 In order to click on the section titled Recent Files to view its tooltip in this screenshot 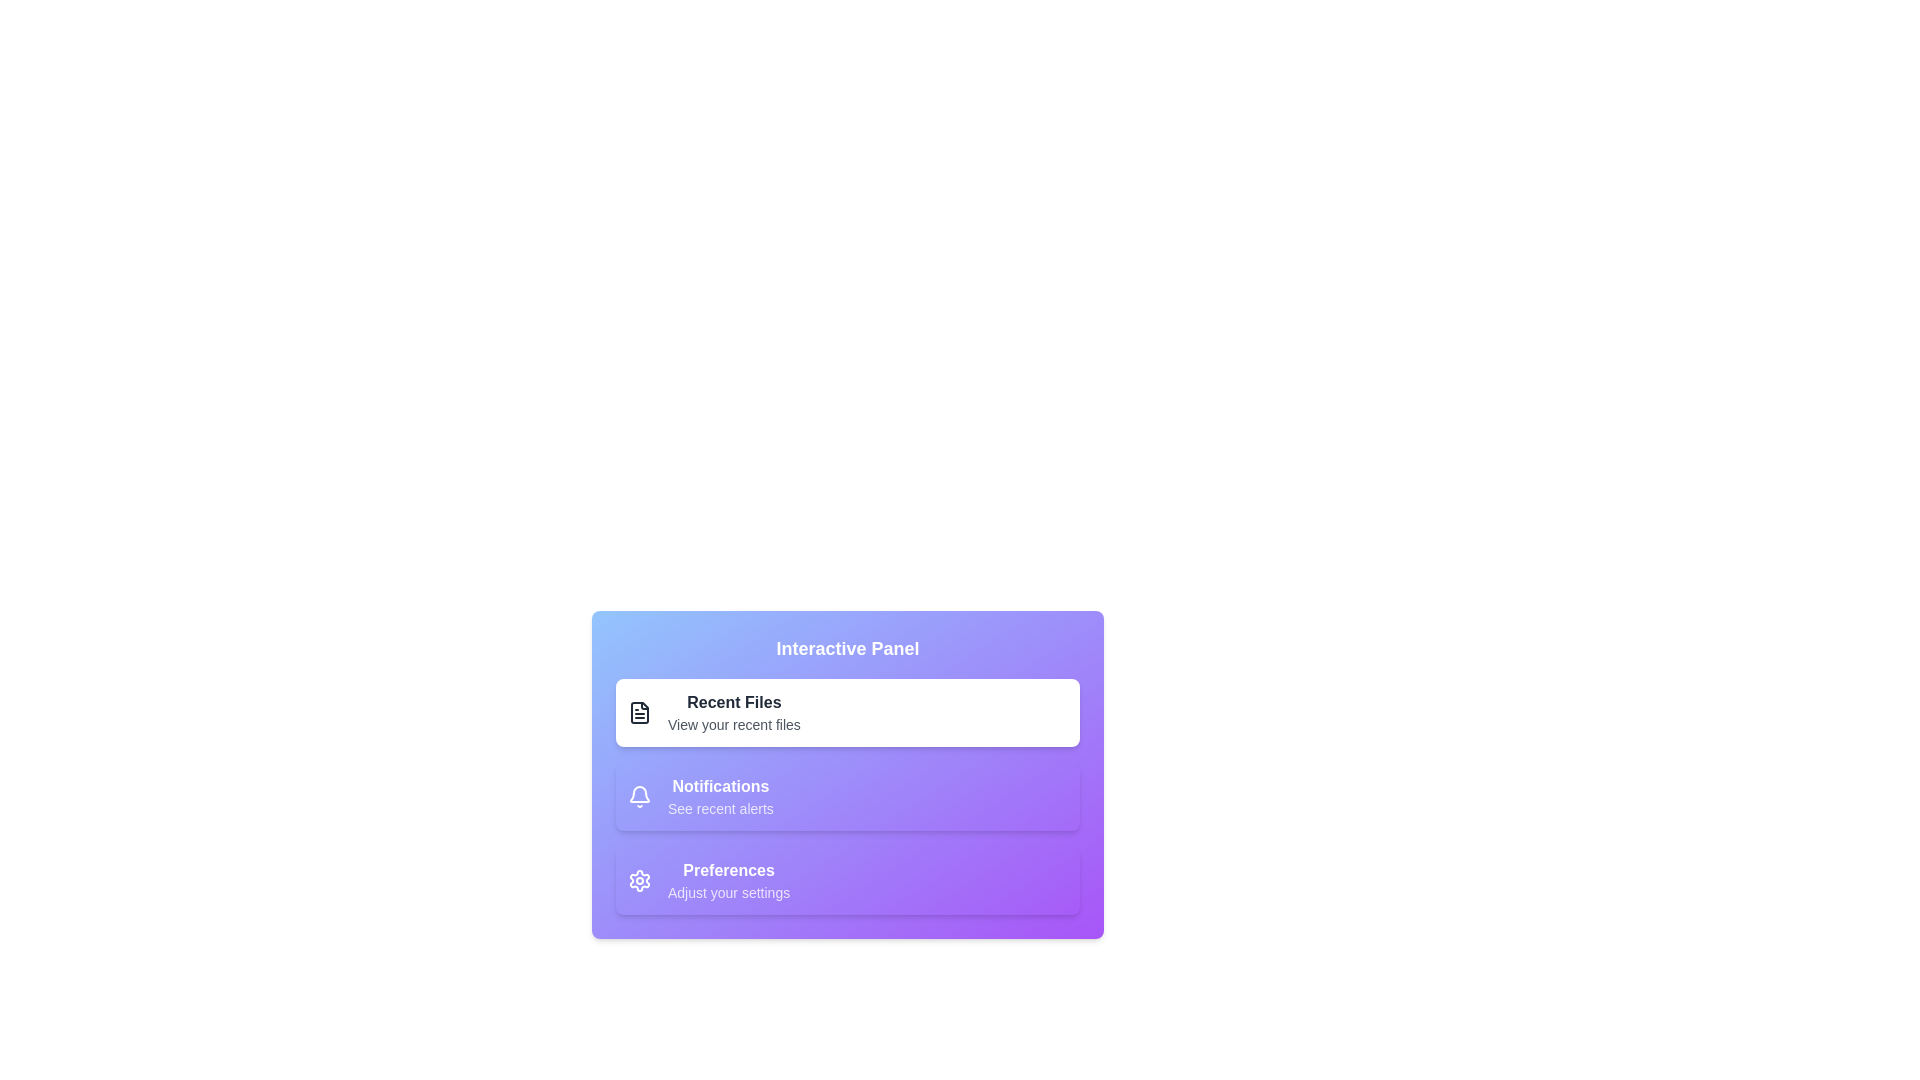, I will do `click(848, 712)`.